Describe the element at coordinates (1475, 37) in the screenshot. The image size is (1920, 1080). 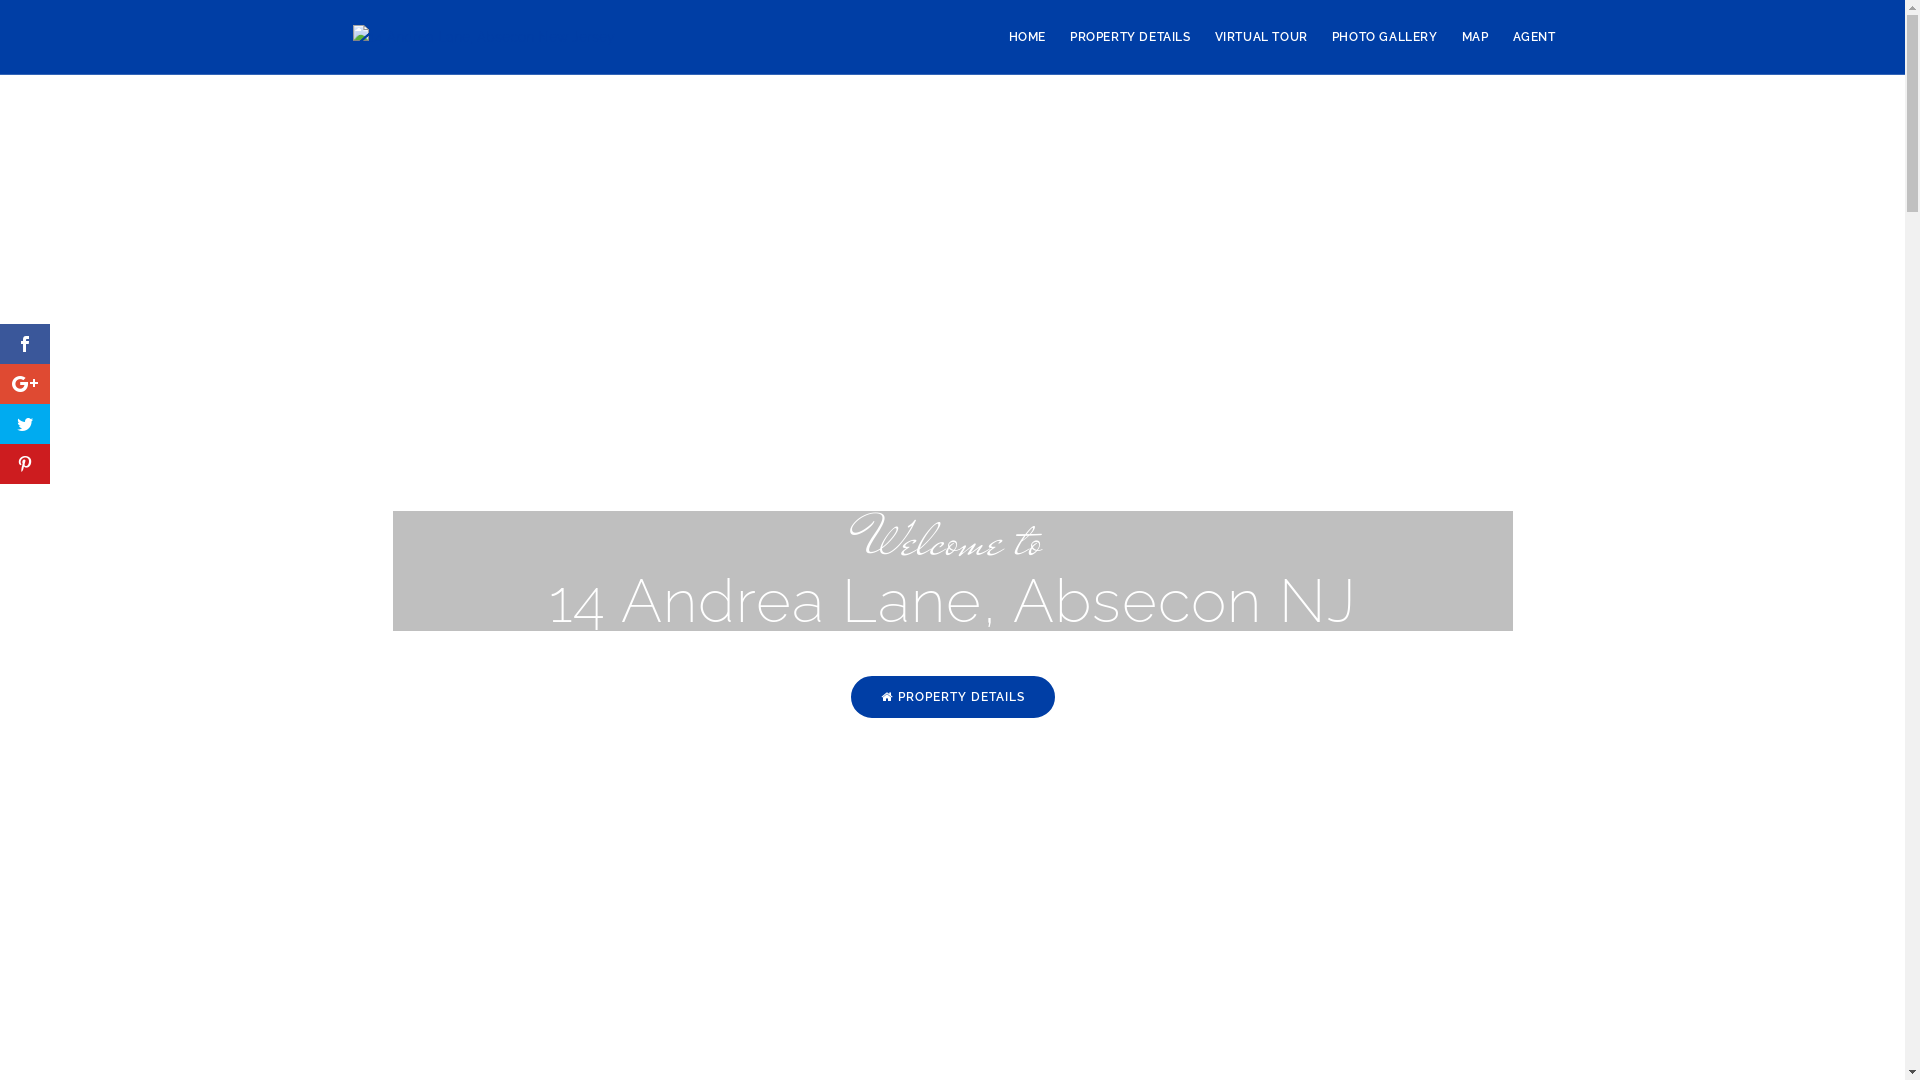
I see `'MAP'` at that location.